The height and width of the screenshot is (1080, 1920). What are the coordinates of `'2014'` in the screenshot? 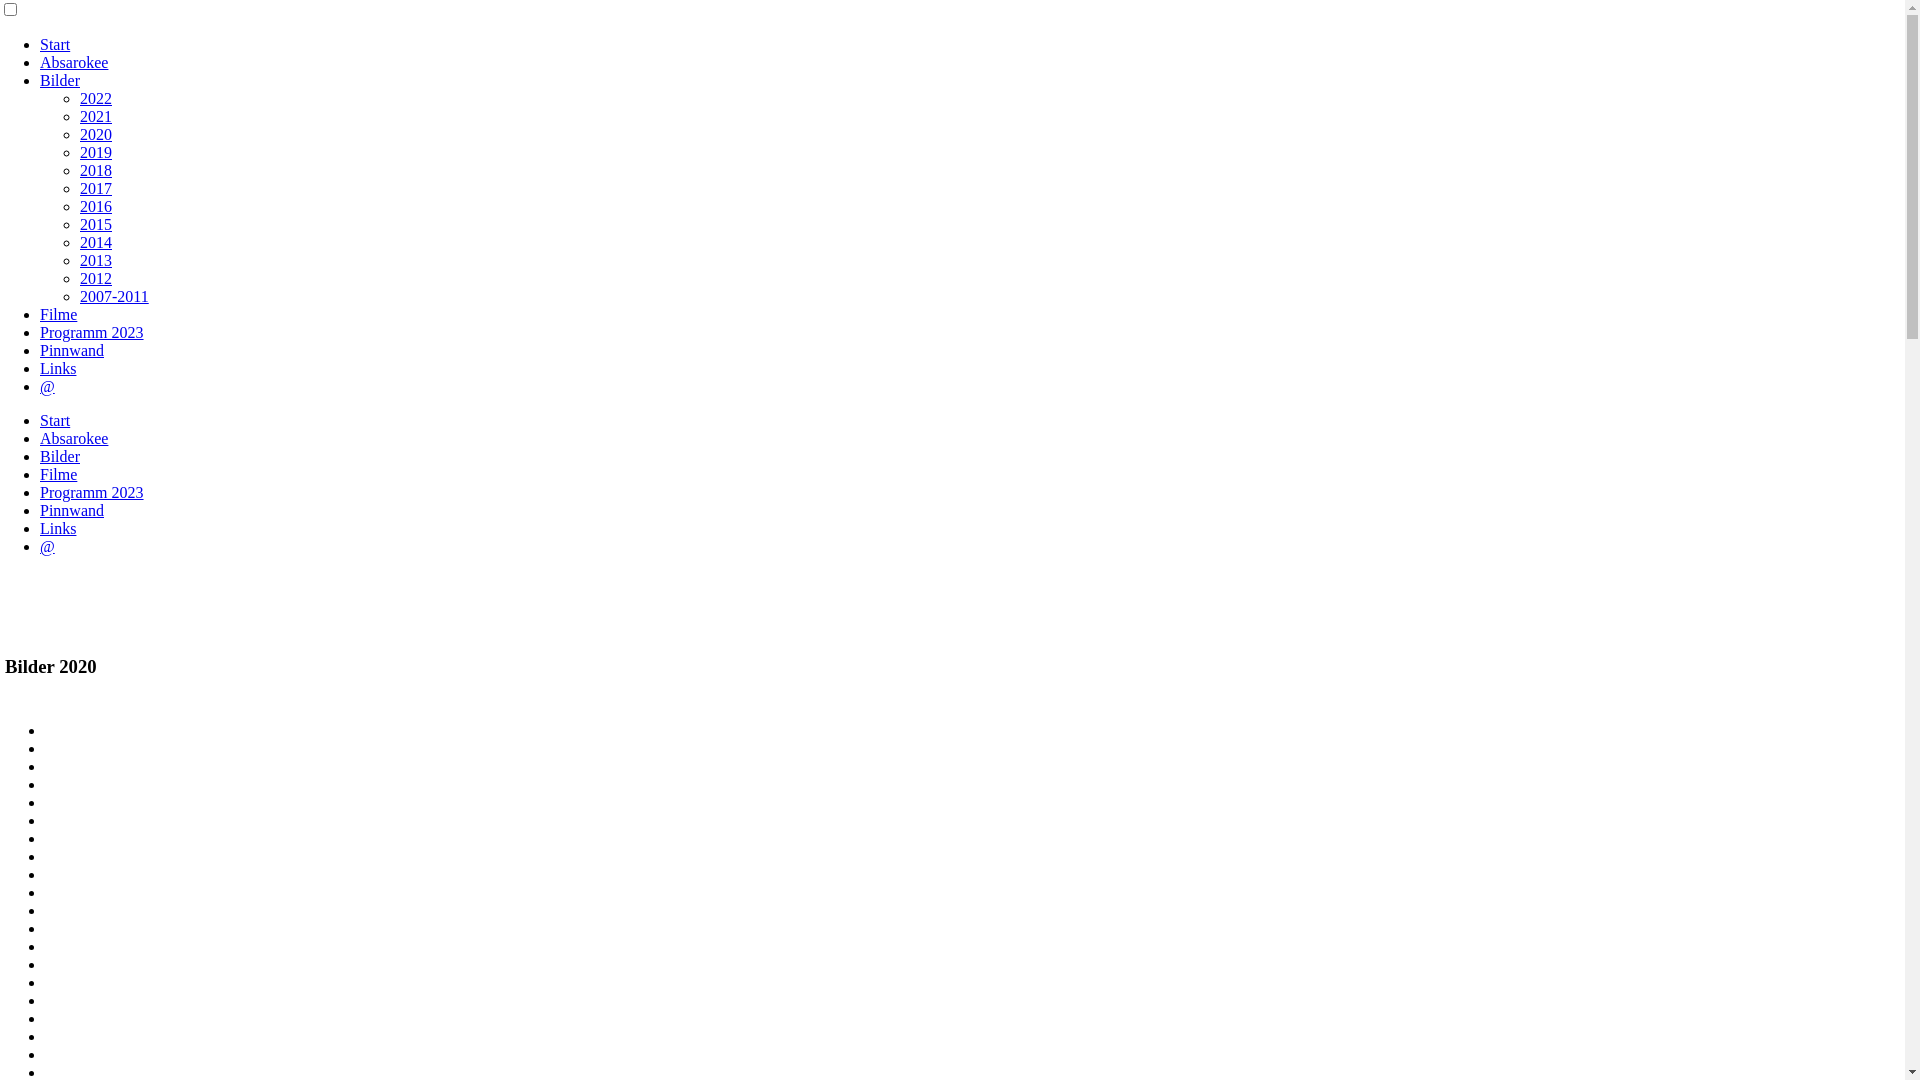 It's located at (80, 241).